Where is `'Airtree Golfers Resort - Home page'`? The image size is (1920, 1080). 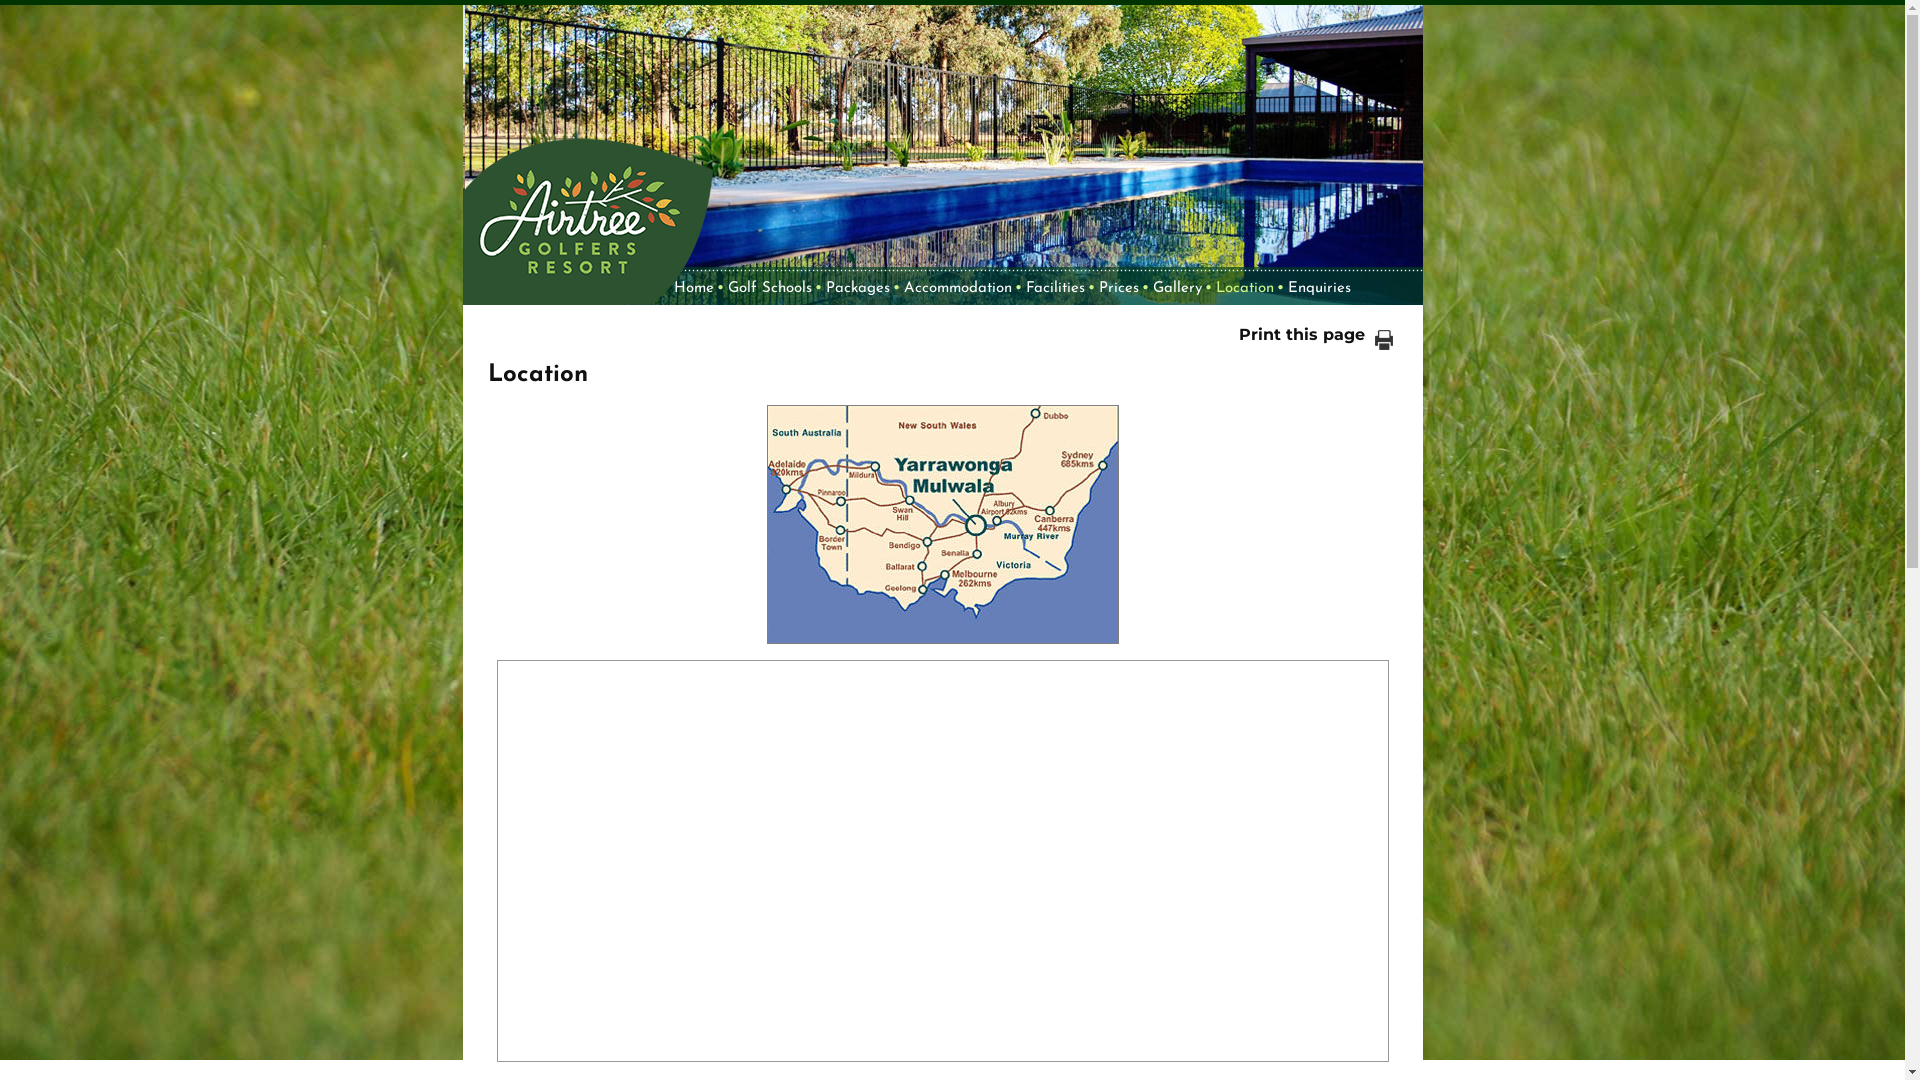
'Airtree Golfers Resort - Home page' is located at coordinates (585, 208).